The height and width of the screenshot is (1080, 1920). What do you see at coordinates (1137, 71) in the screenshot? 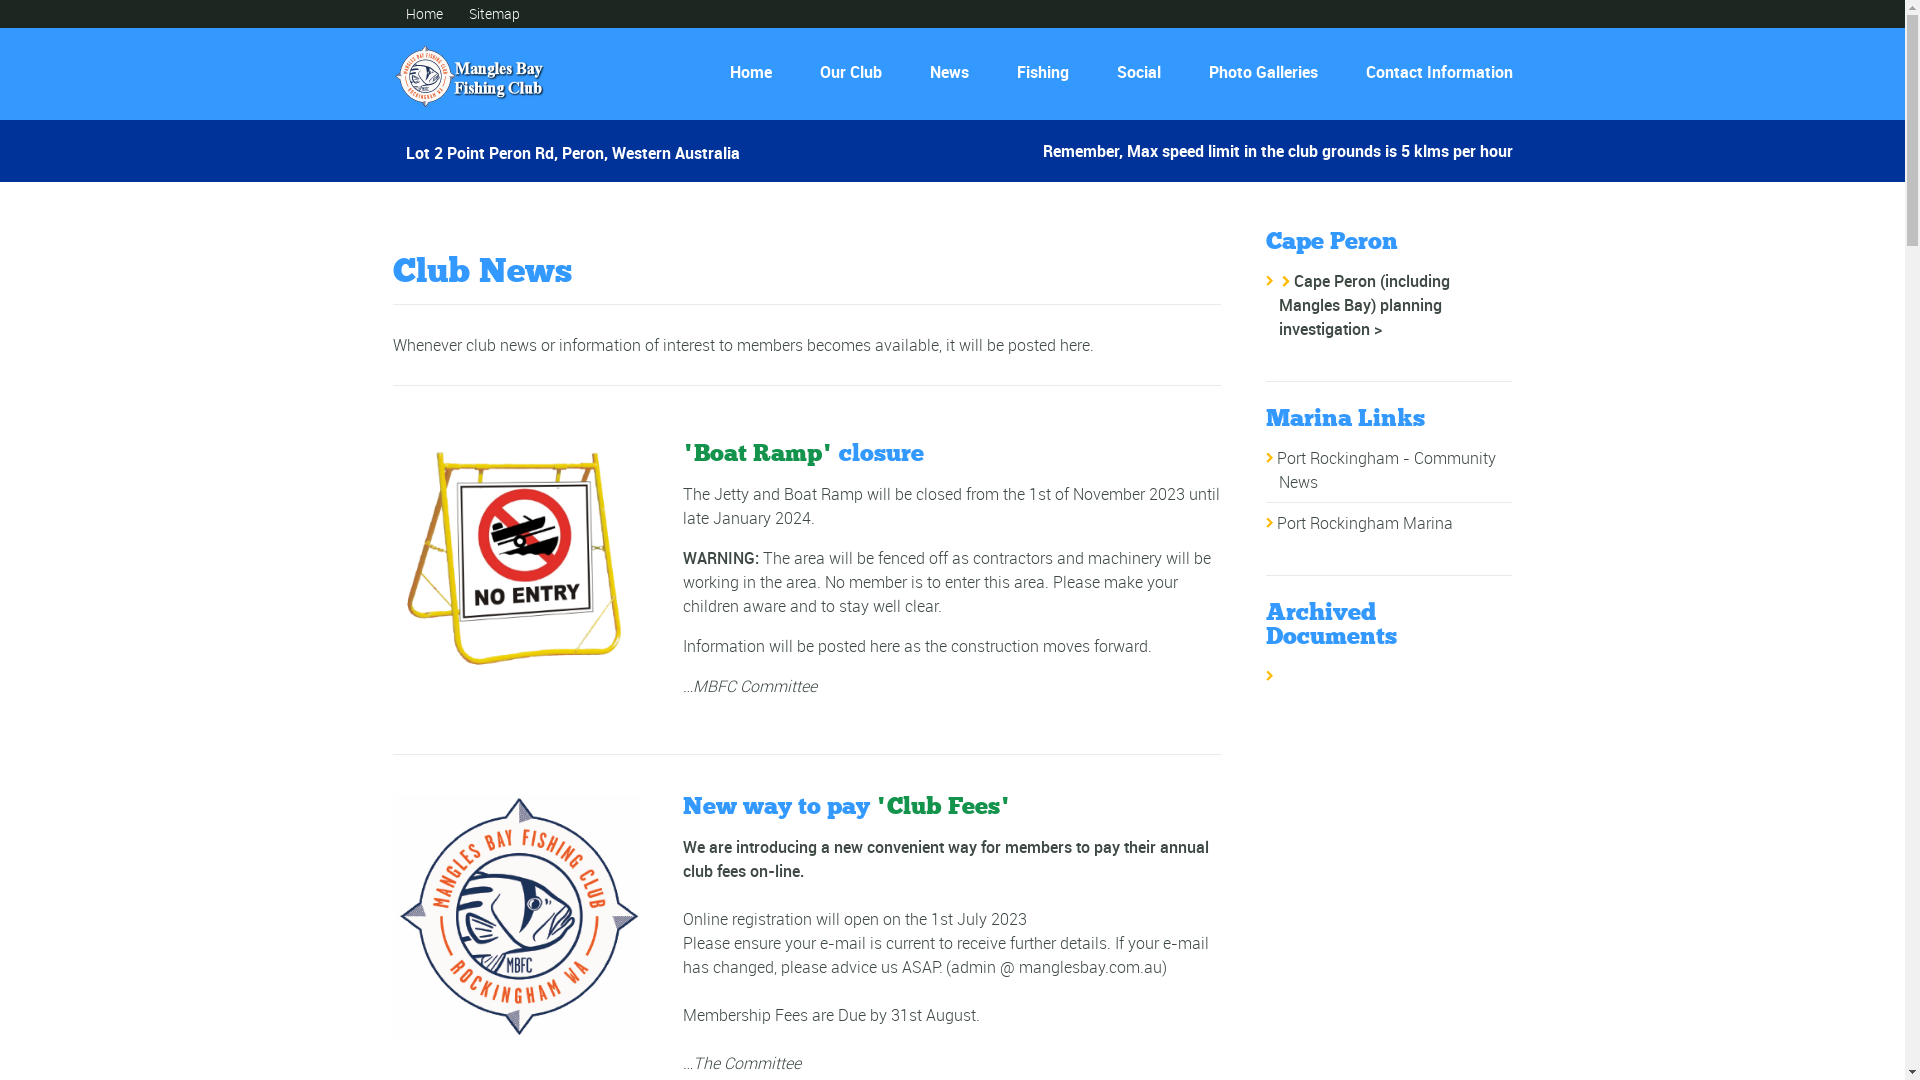
I see `'Social'` at bounding box center [1137, 71].